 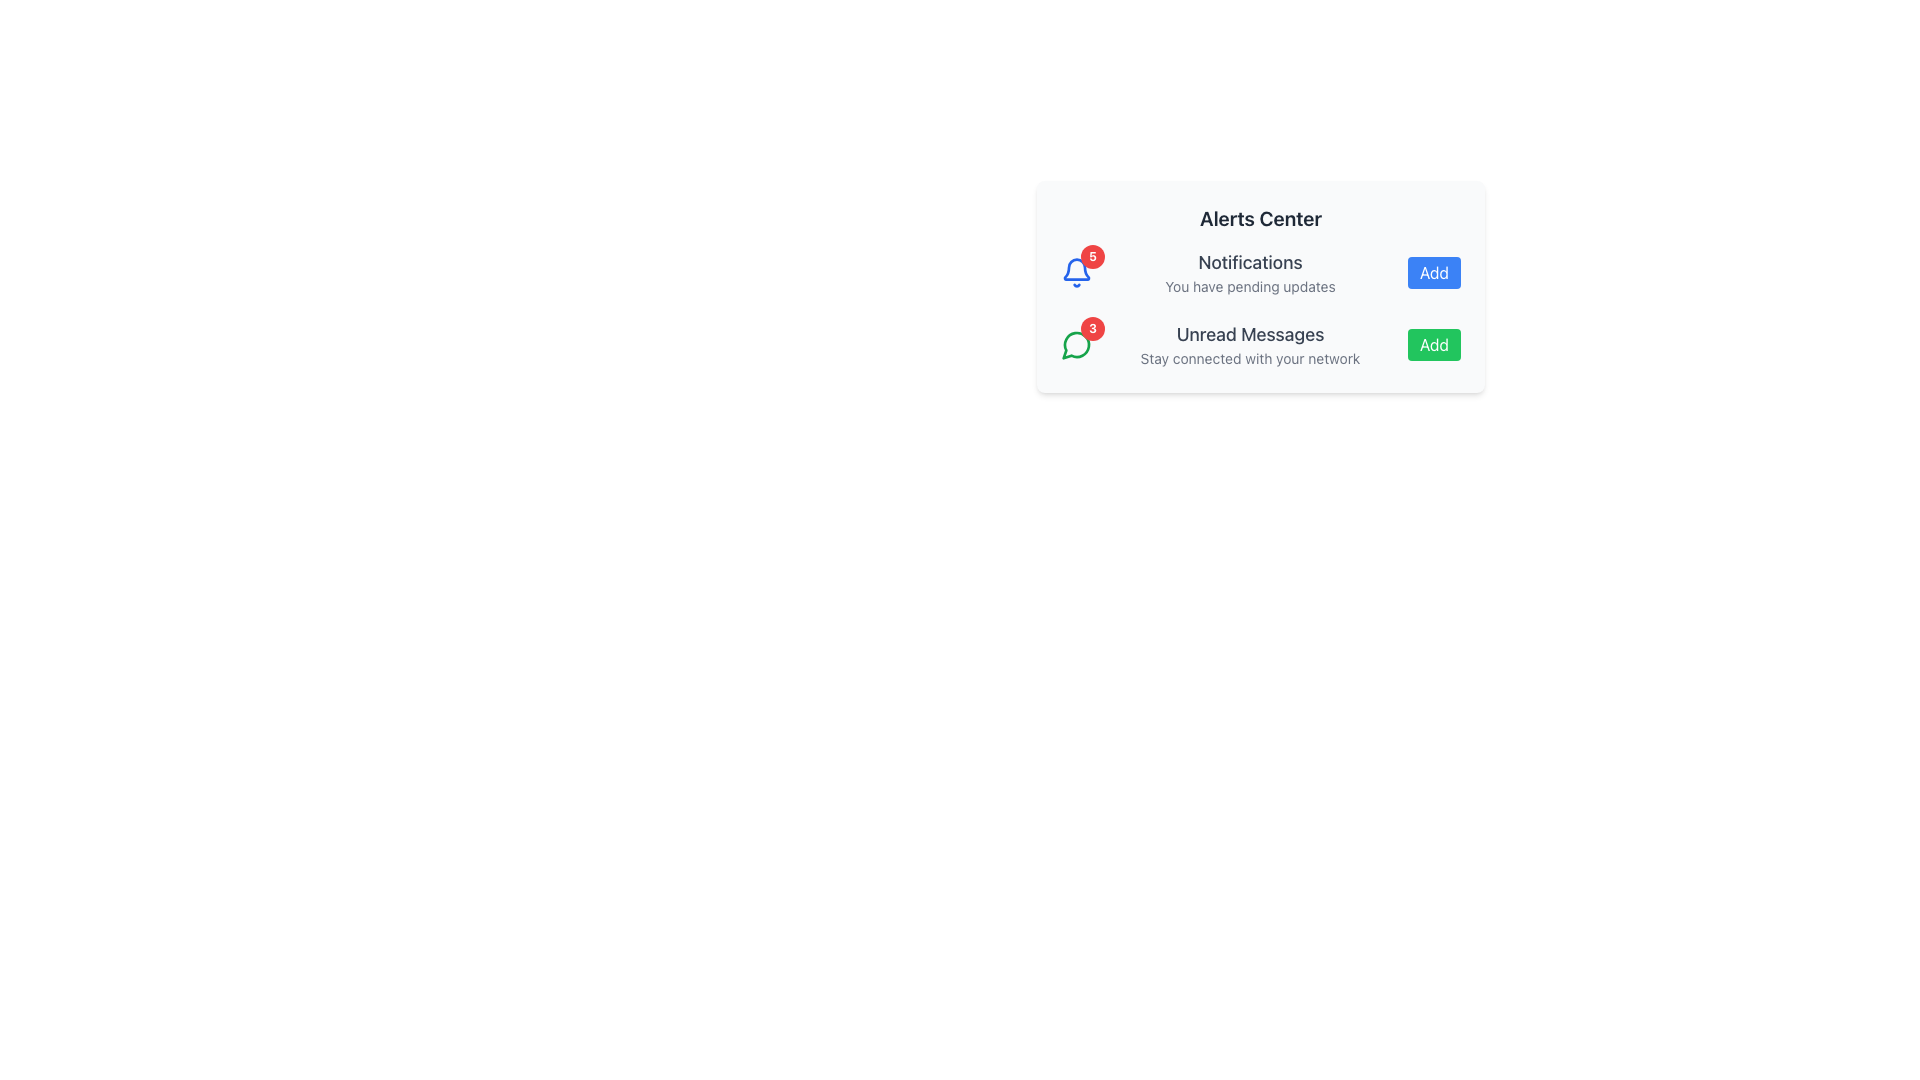 What do you see at coordinates (1249, 273) in the screenshot?
I see `the text display element that shows 'Notifications' and 'You have pending updates' in the Alerts Center section` at bounding box center [1249, 273].